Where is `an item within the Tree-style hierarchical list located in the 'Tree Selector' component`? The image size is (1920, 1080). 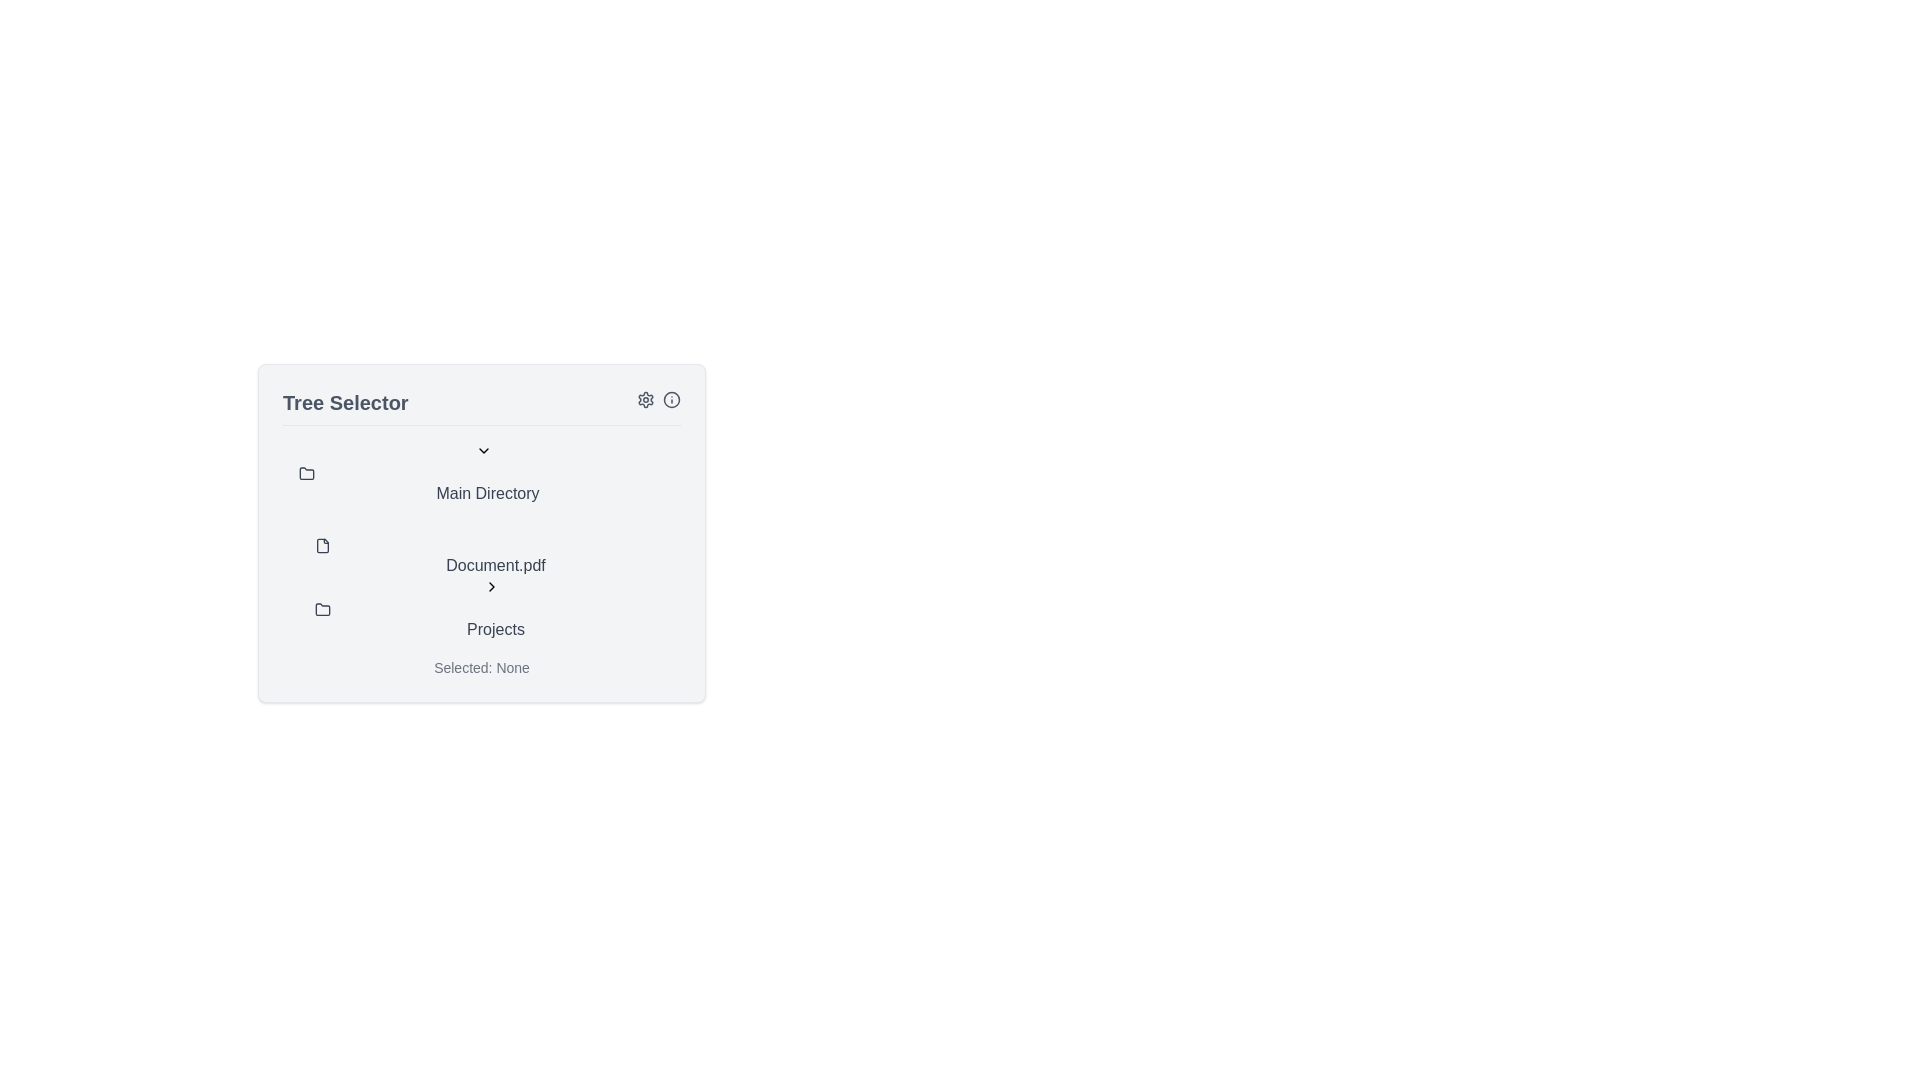
an item within the Tree-style hierarchical list located in the 'Tree Selector' component is located at coordinates (481, 542).